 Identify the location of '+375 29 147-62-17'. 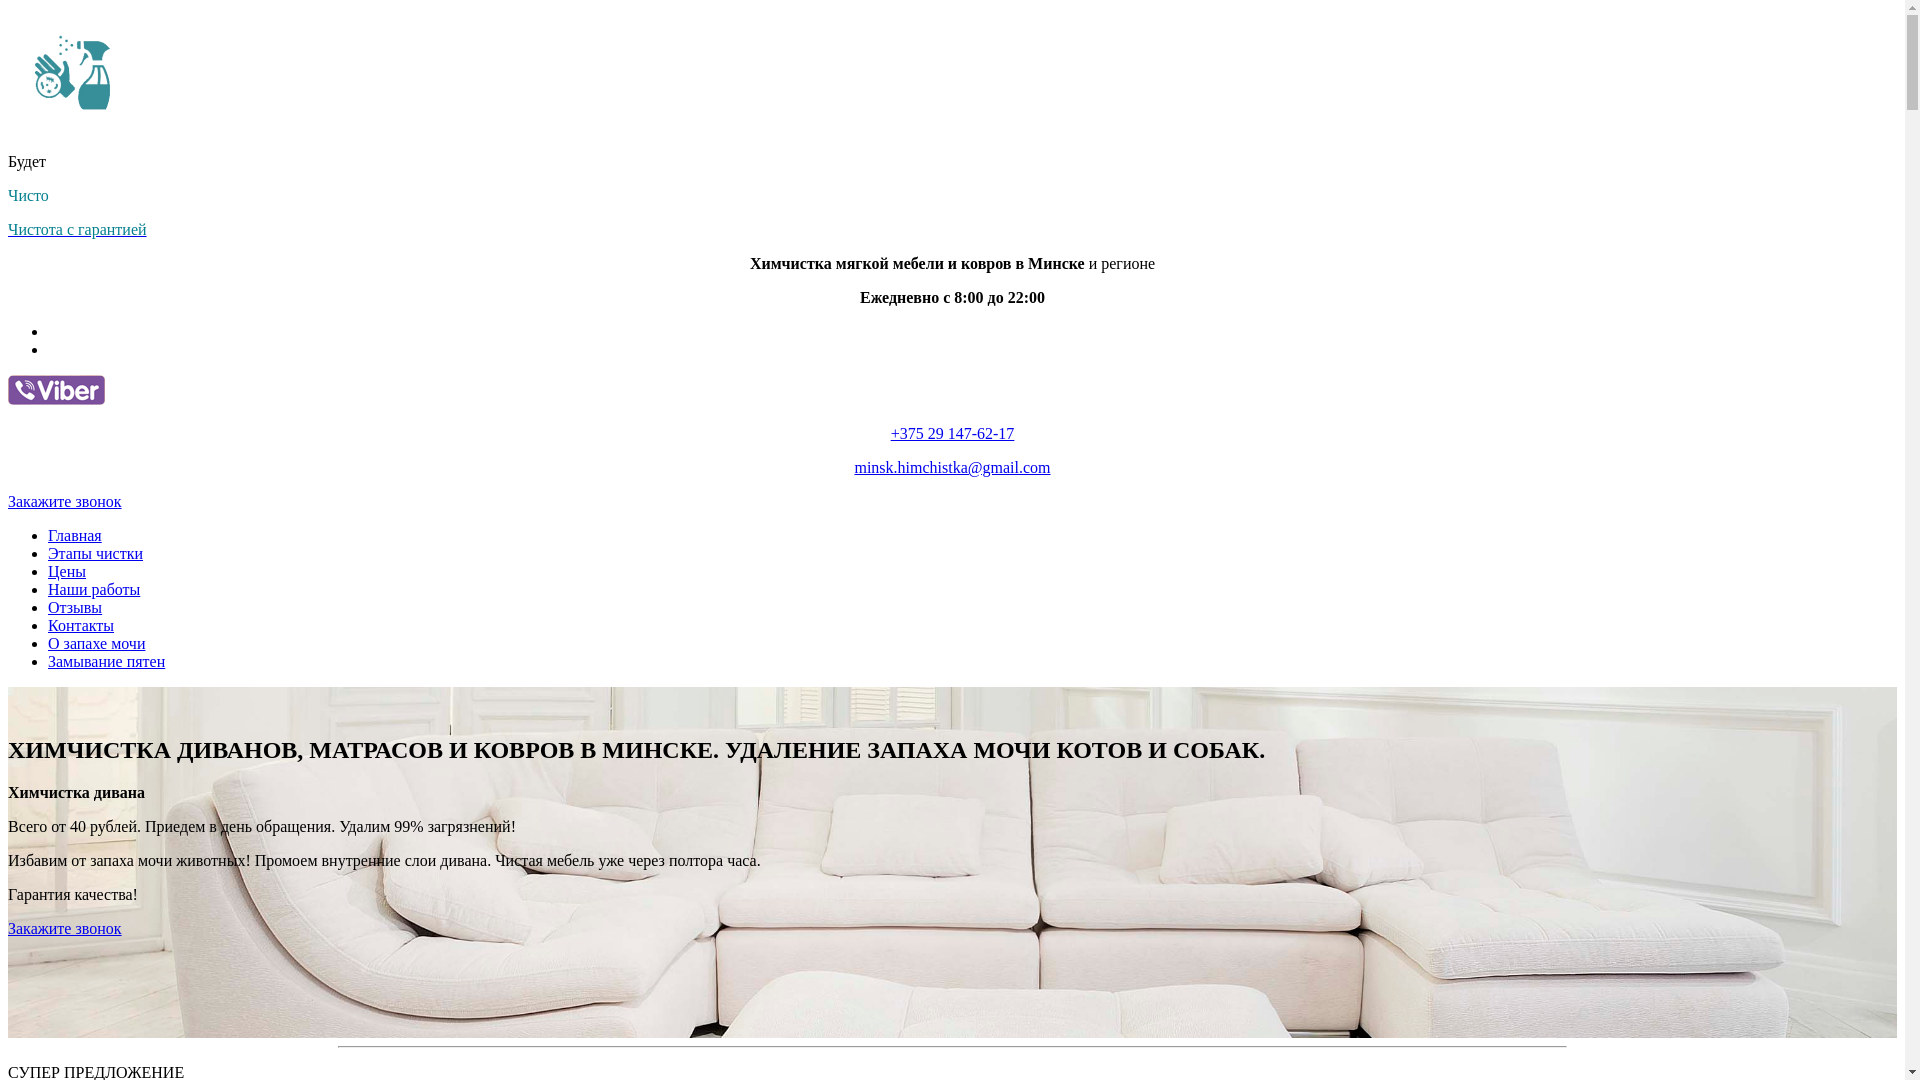
(952, 432).